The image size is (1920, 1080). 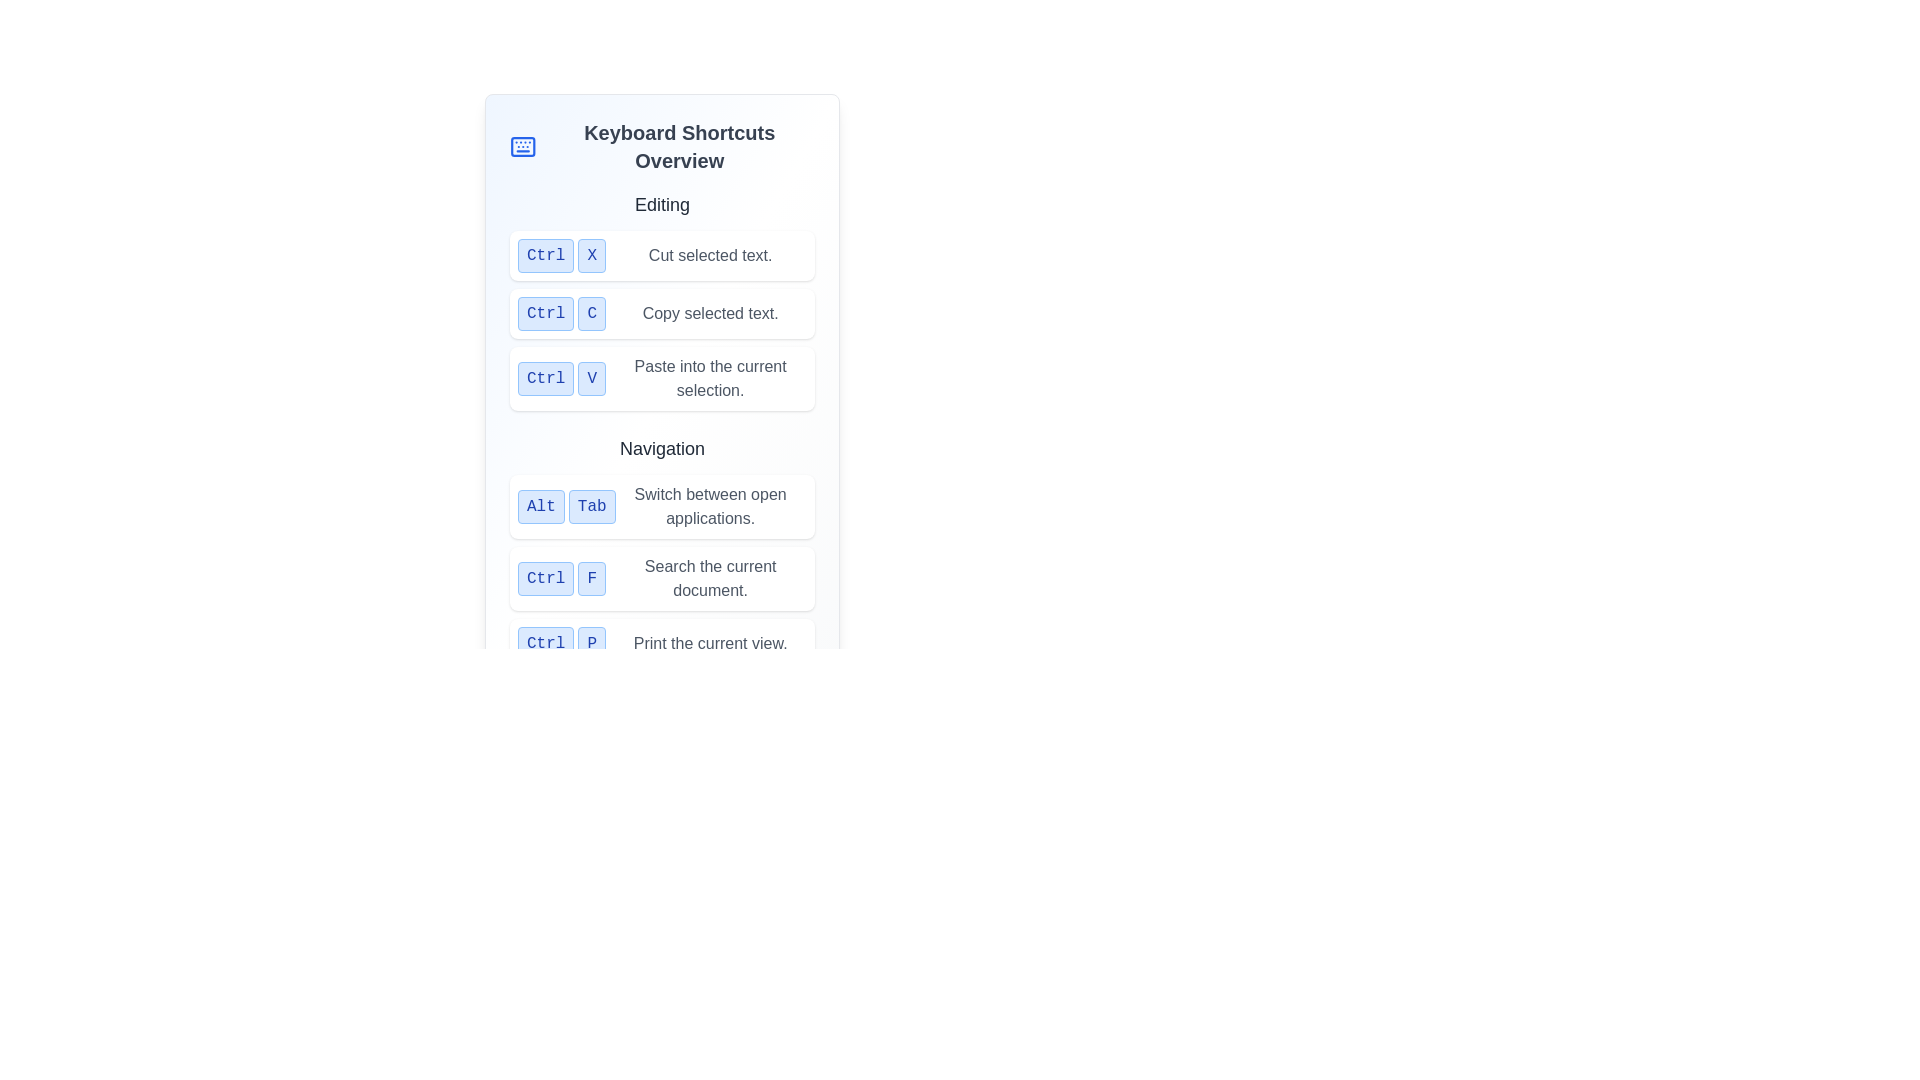 What do you see at coordinates (546, 254) in the screenshot?
I see `the rectangular button labeled 'Ctrl' with a light blue background and blue text, located under the 'Editing' header in the shortcut key overview panel` at bounding box center [546, 254].